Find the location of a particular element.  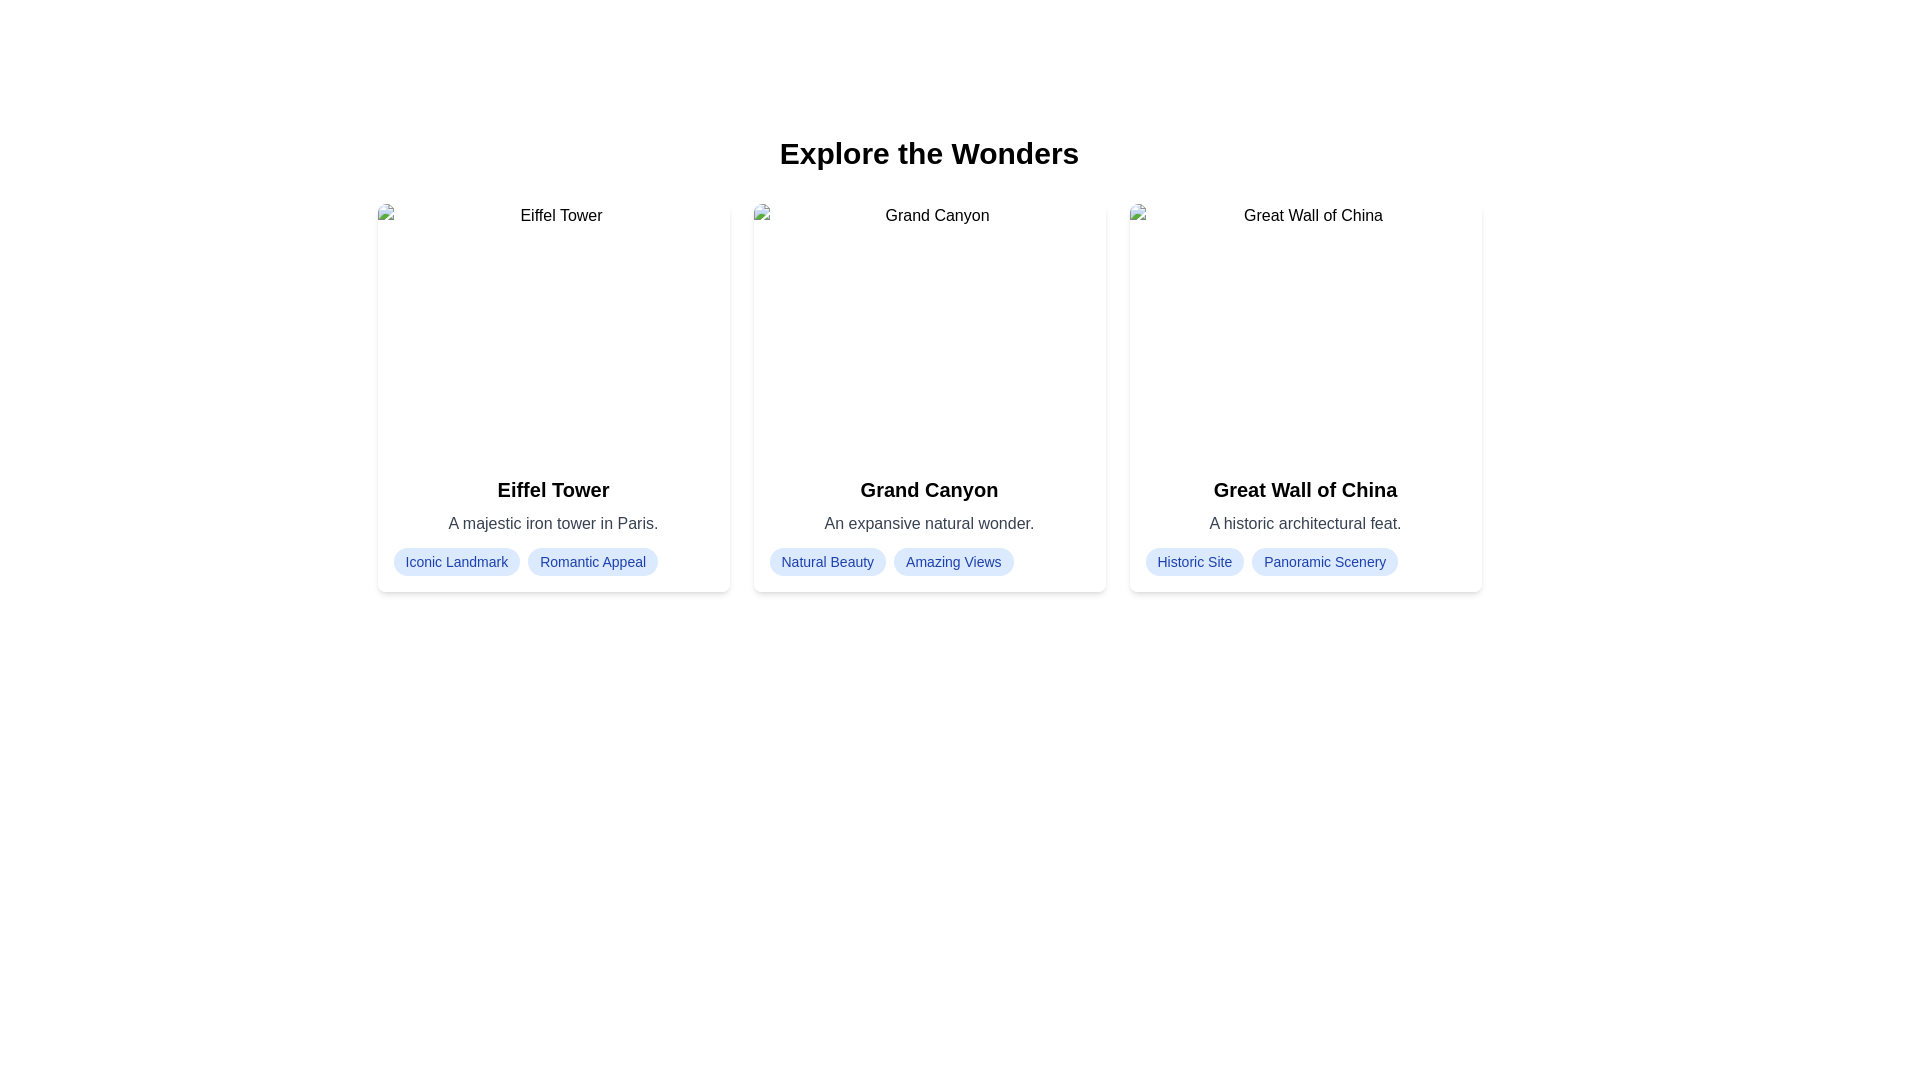

title and description from the informational card section about the Eiffel Tower, located at the bottom center of the card is located at coordinates (553, 524).